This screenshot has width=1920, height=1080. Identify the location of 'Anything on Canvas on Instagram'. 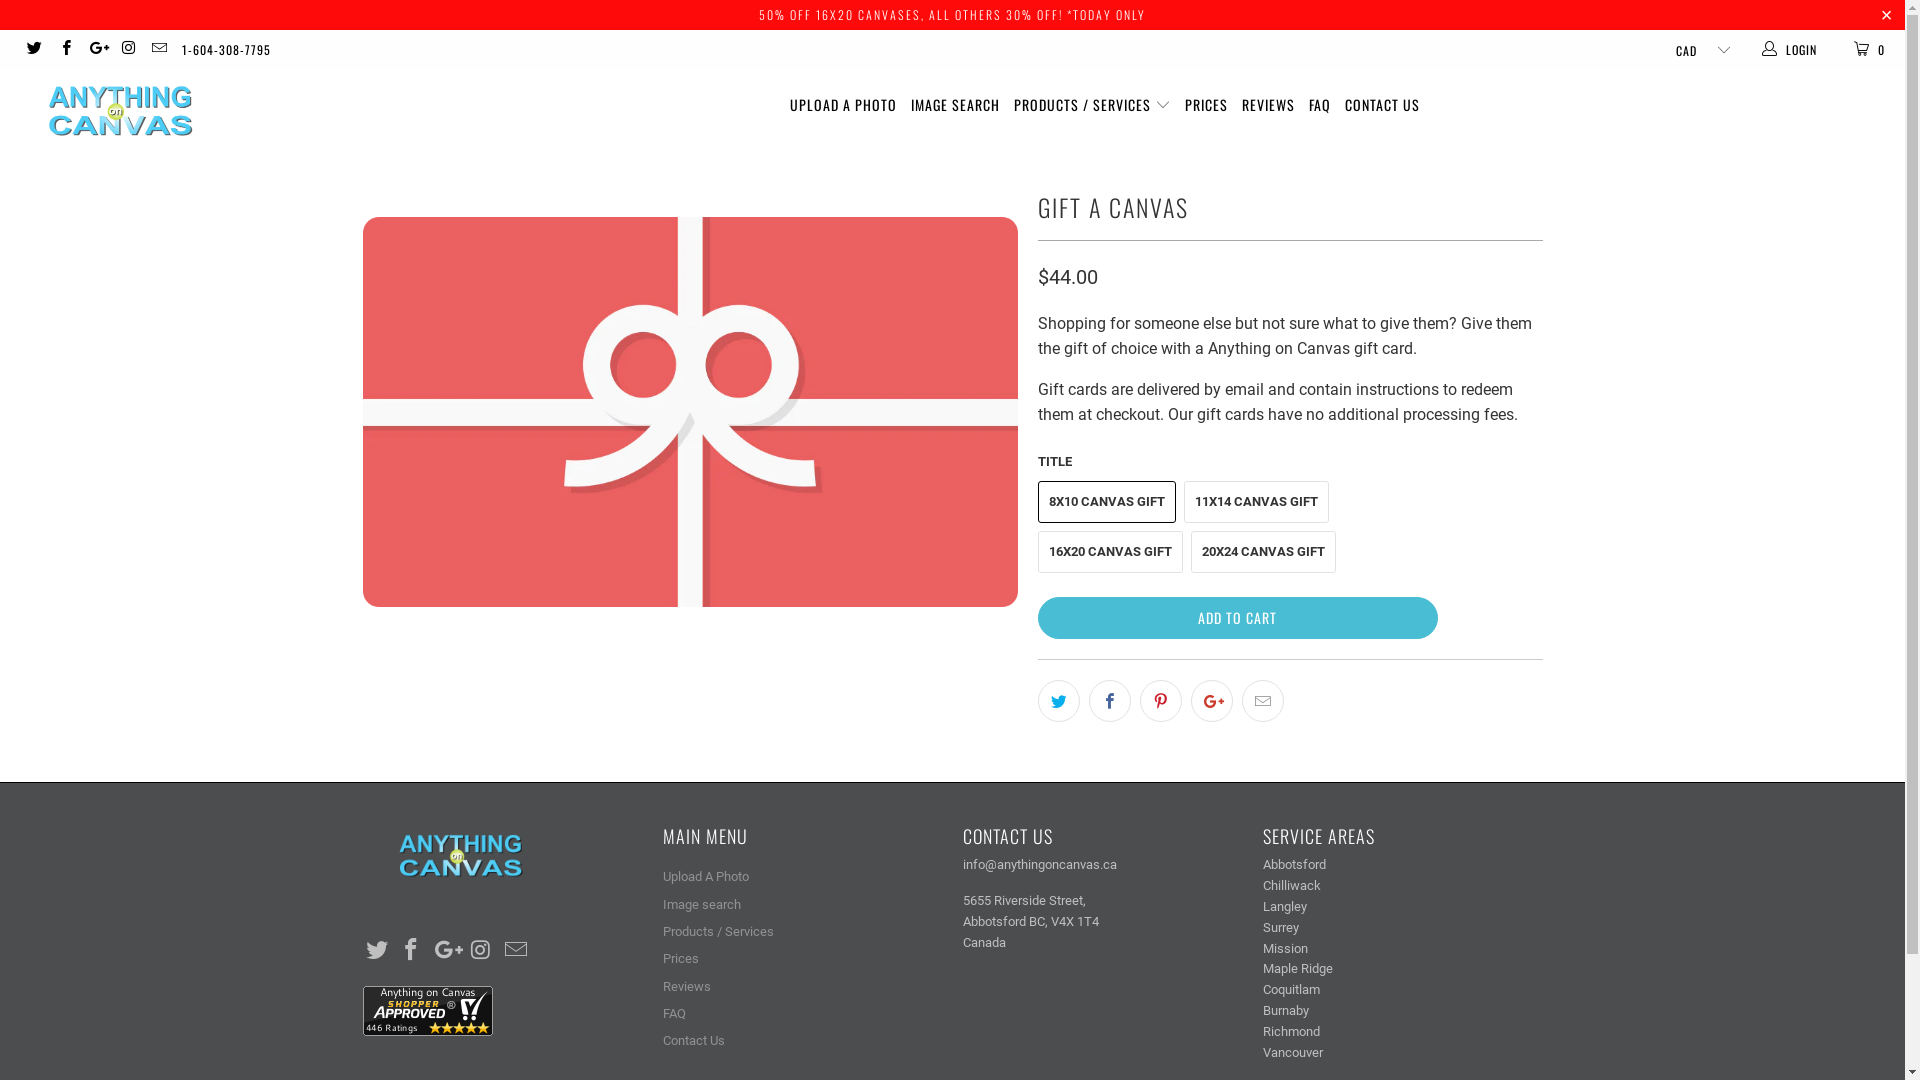
(126, 49).